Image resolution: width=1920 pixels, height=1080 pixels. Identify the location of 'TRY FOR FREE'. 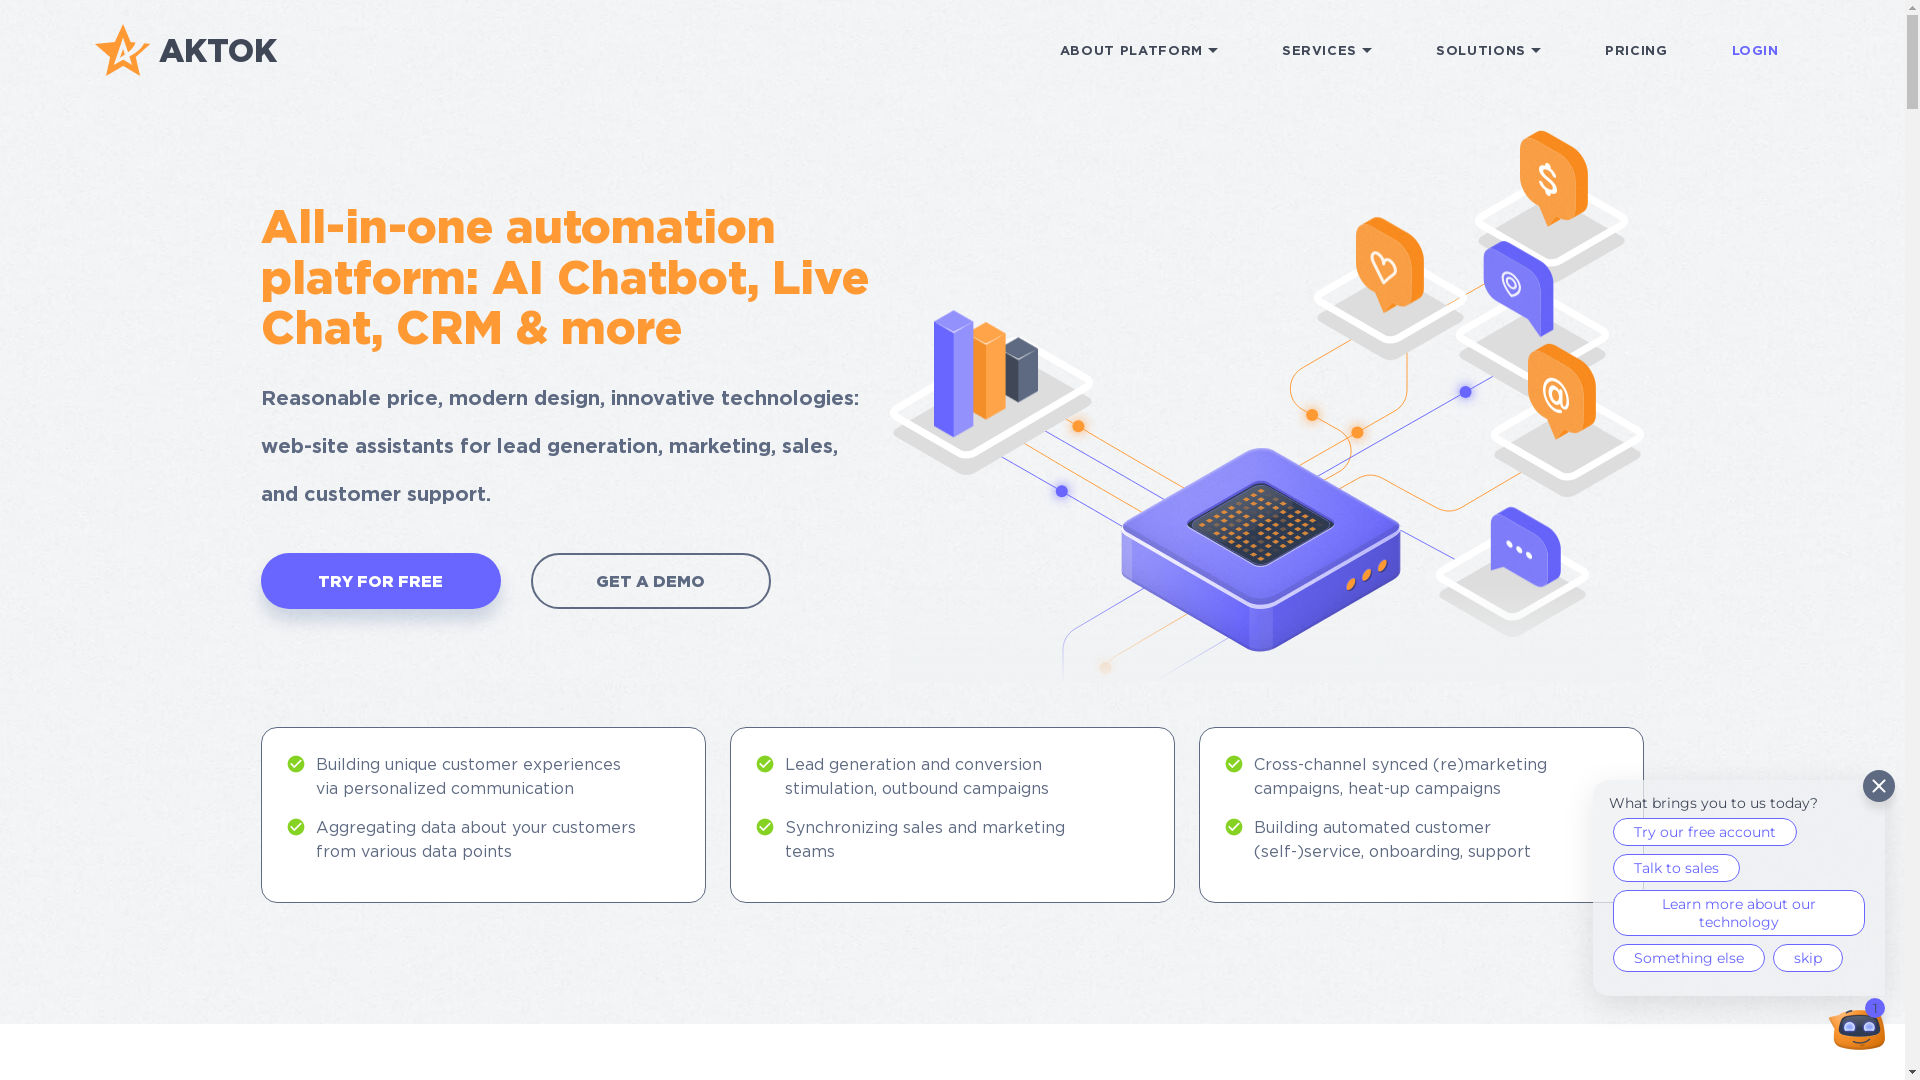
(379, 581).